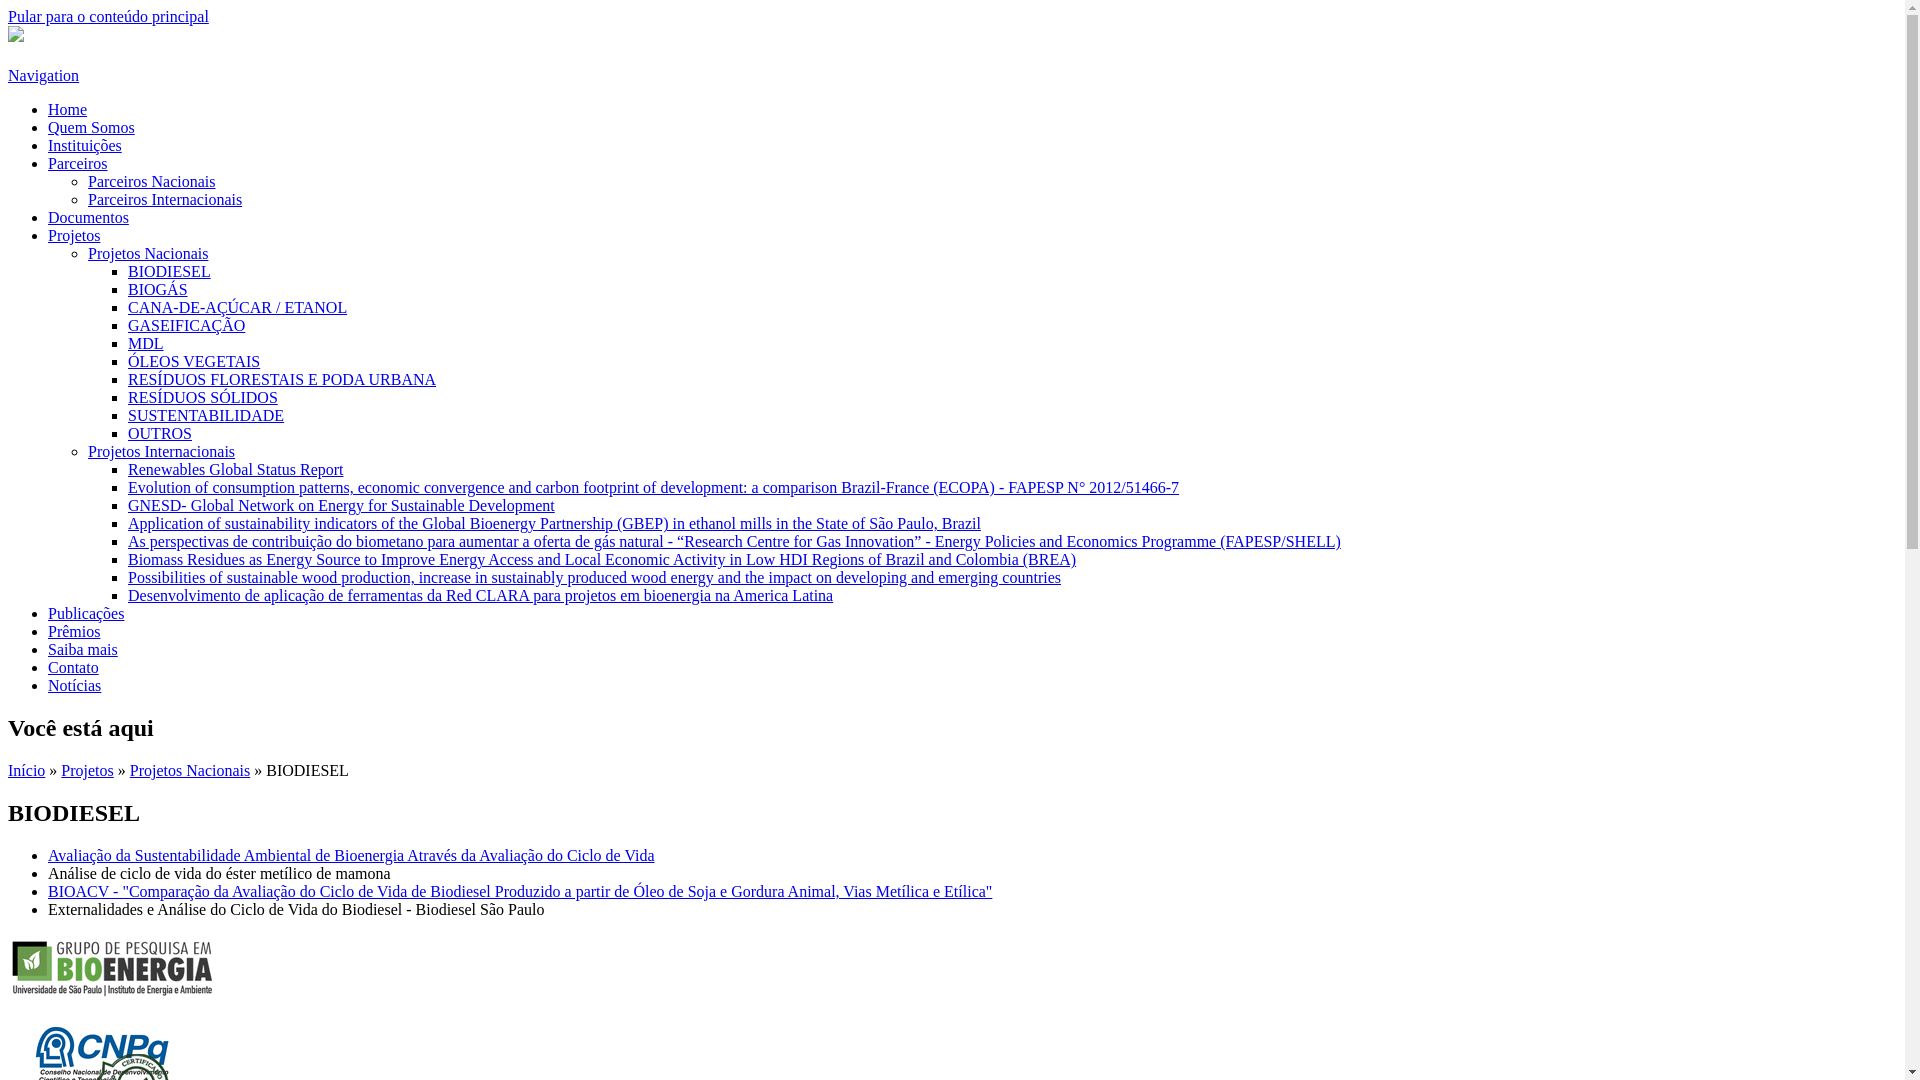 This screenshot has height=1080, width=1920. I want to click on 'SUSTENTABILIDADE', so click(206, 414).